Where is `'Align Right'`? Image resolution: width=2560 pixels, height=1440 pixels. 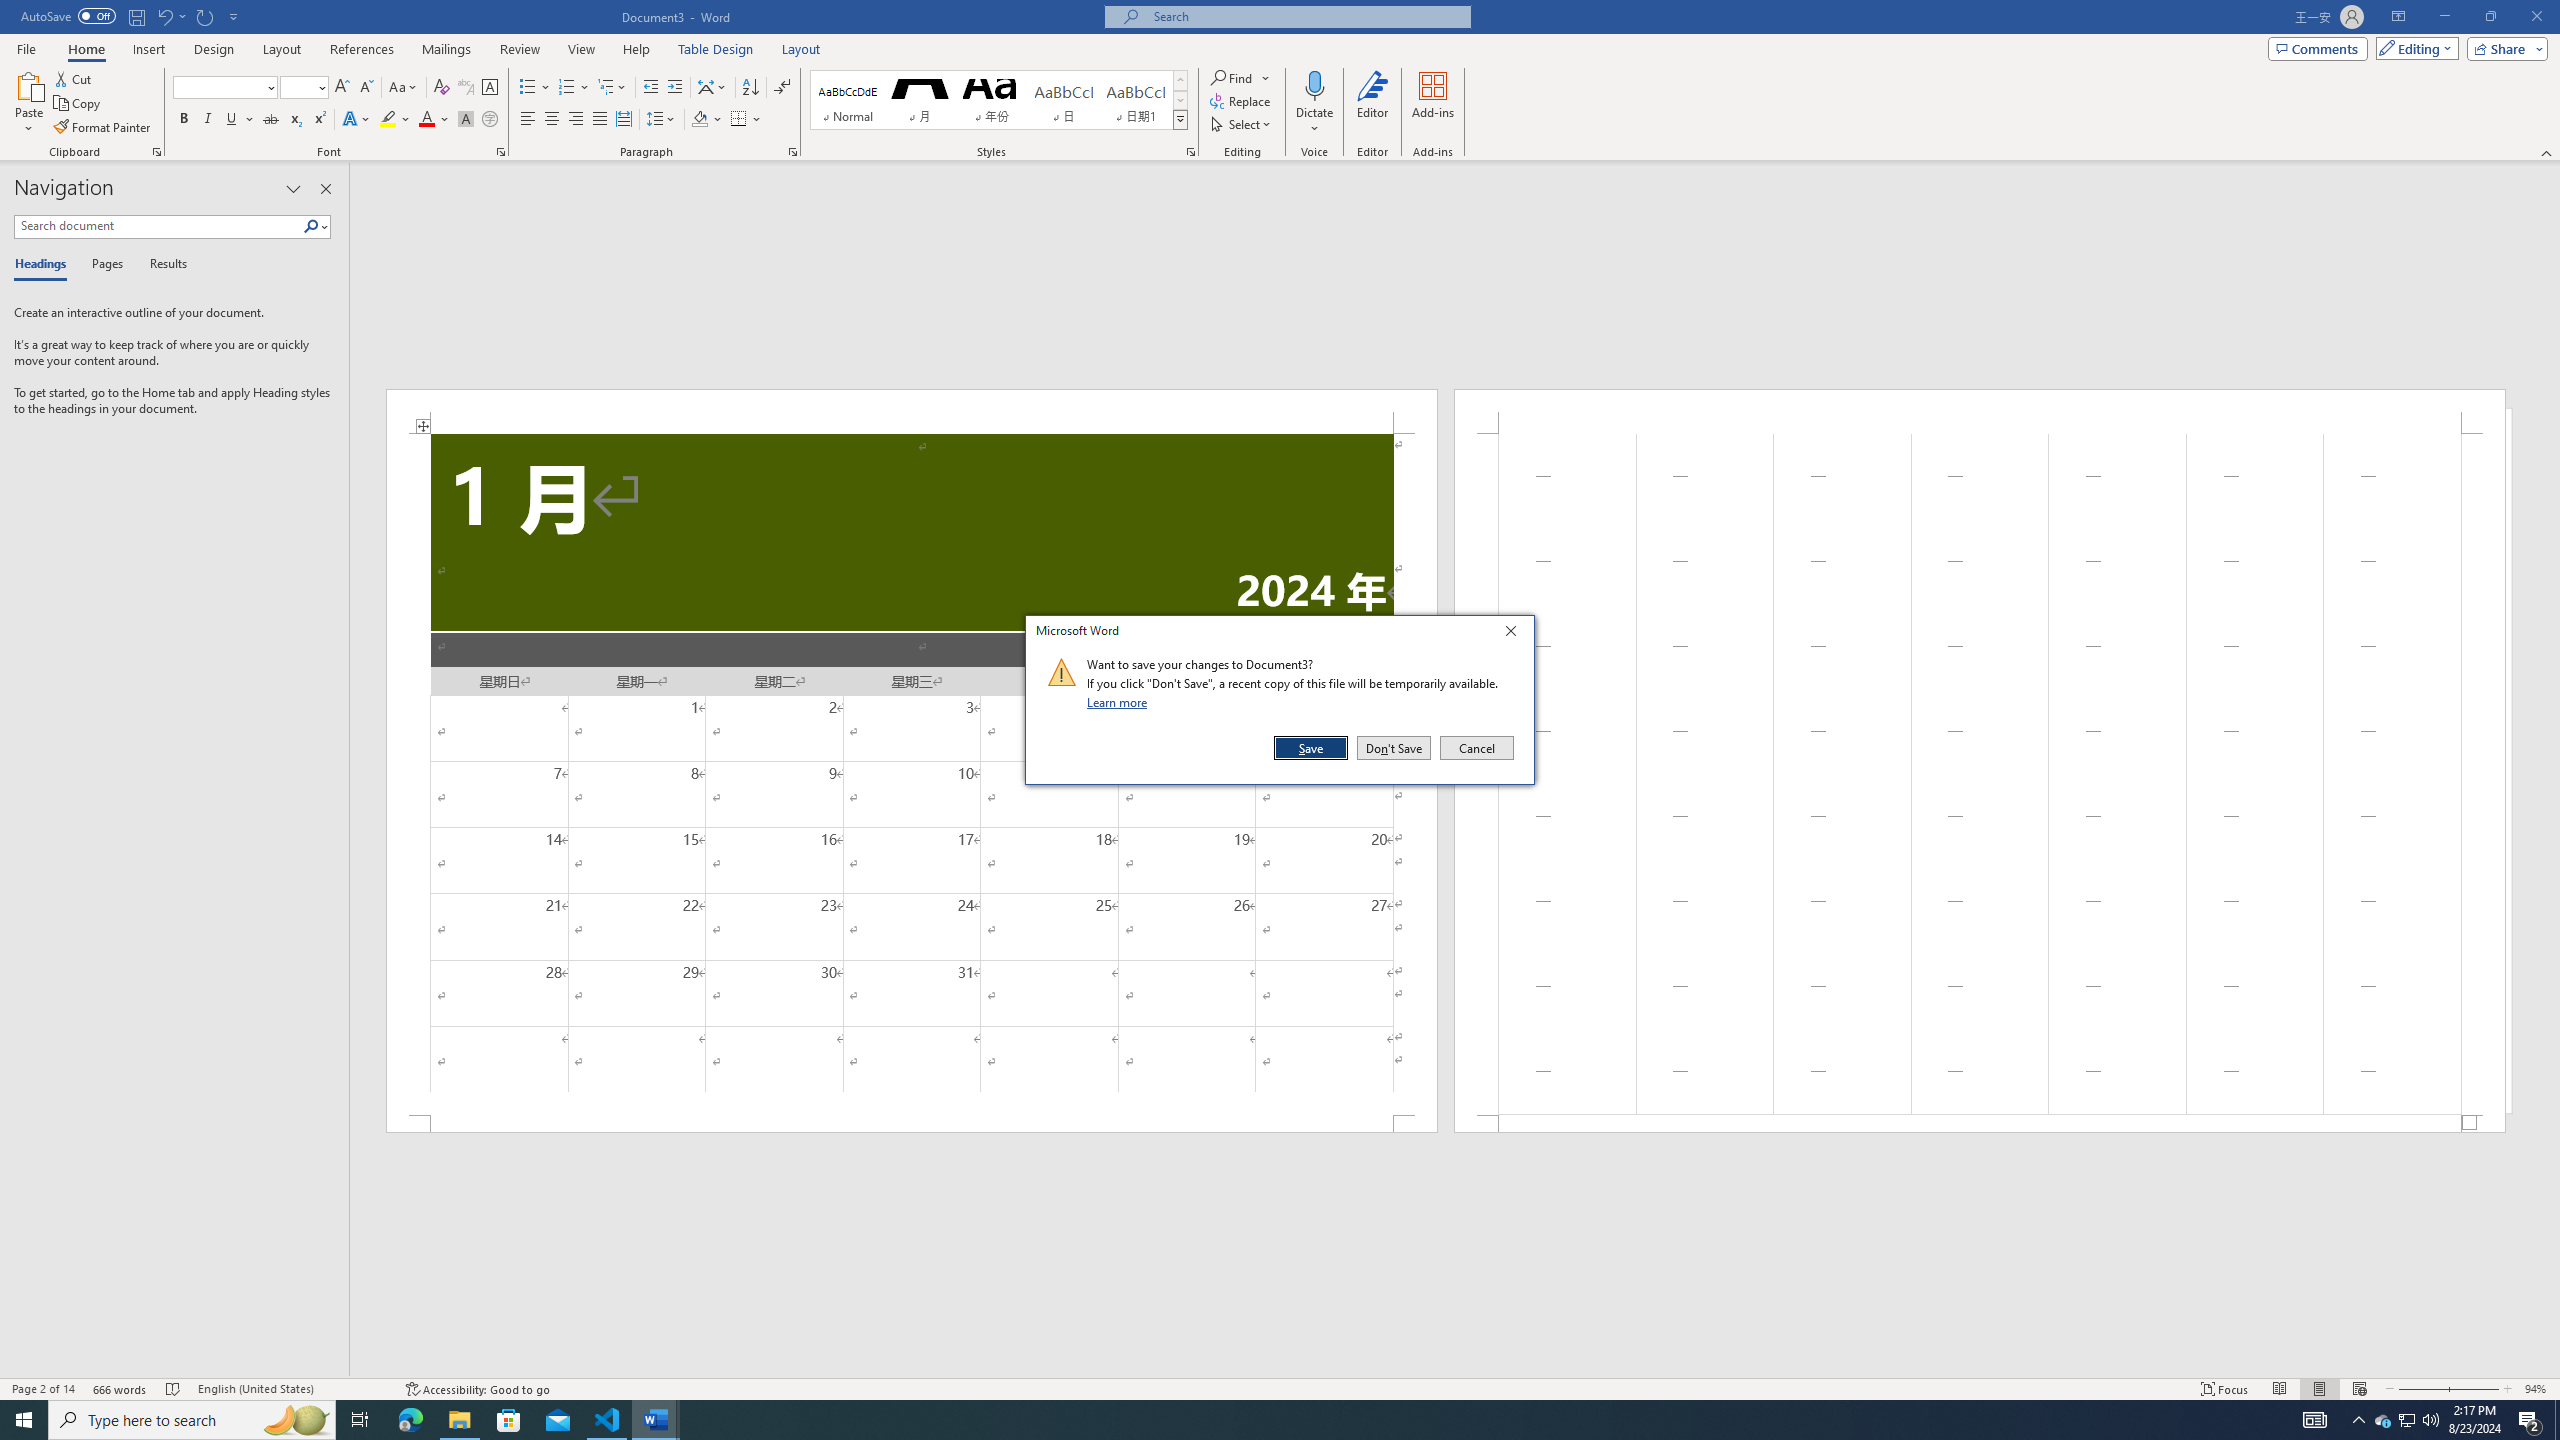
'Align Right' is located at coordinates (575, 118).